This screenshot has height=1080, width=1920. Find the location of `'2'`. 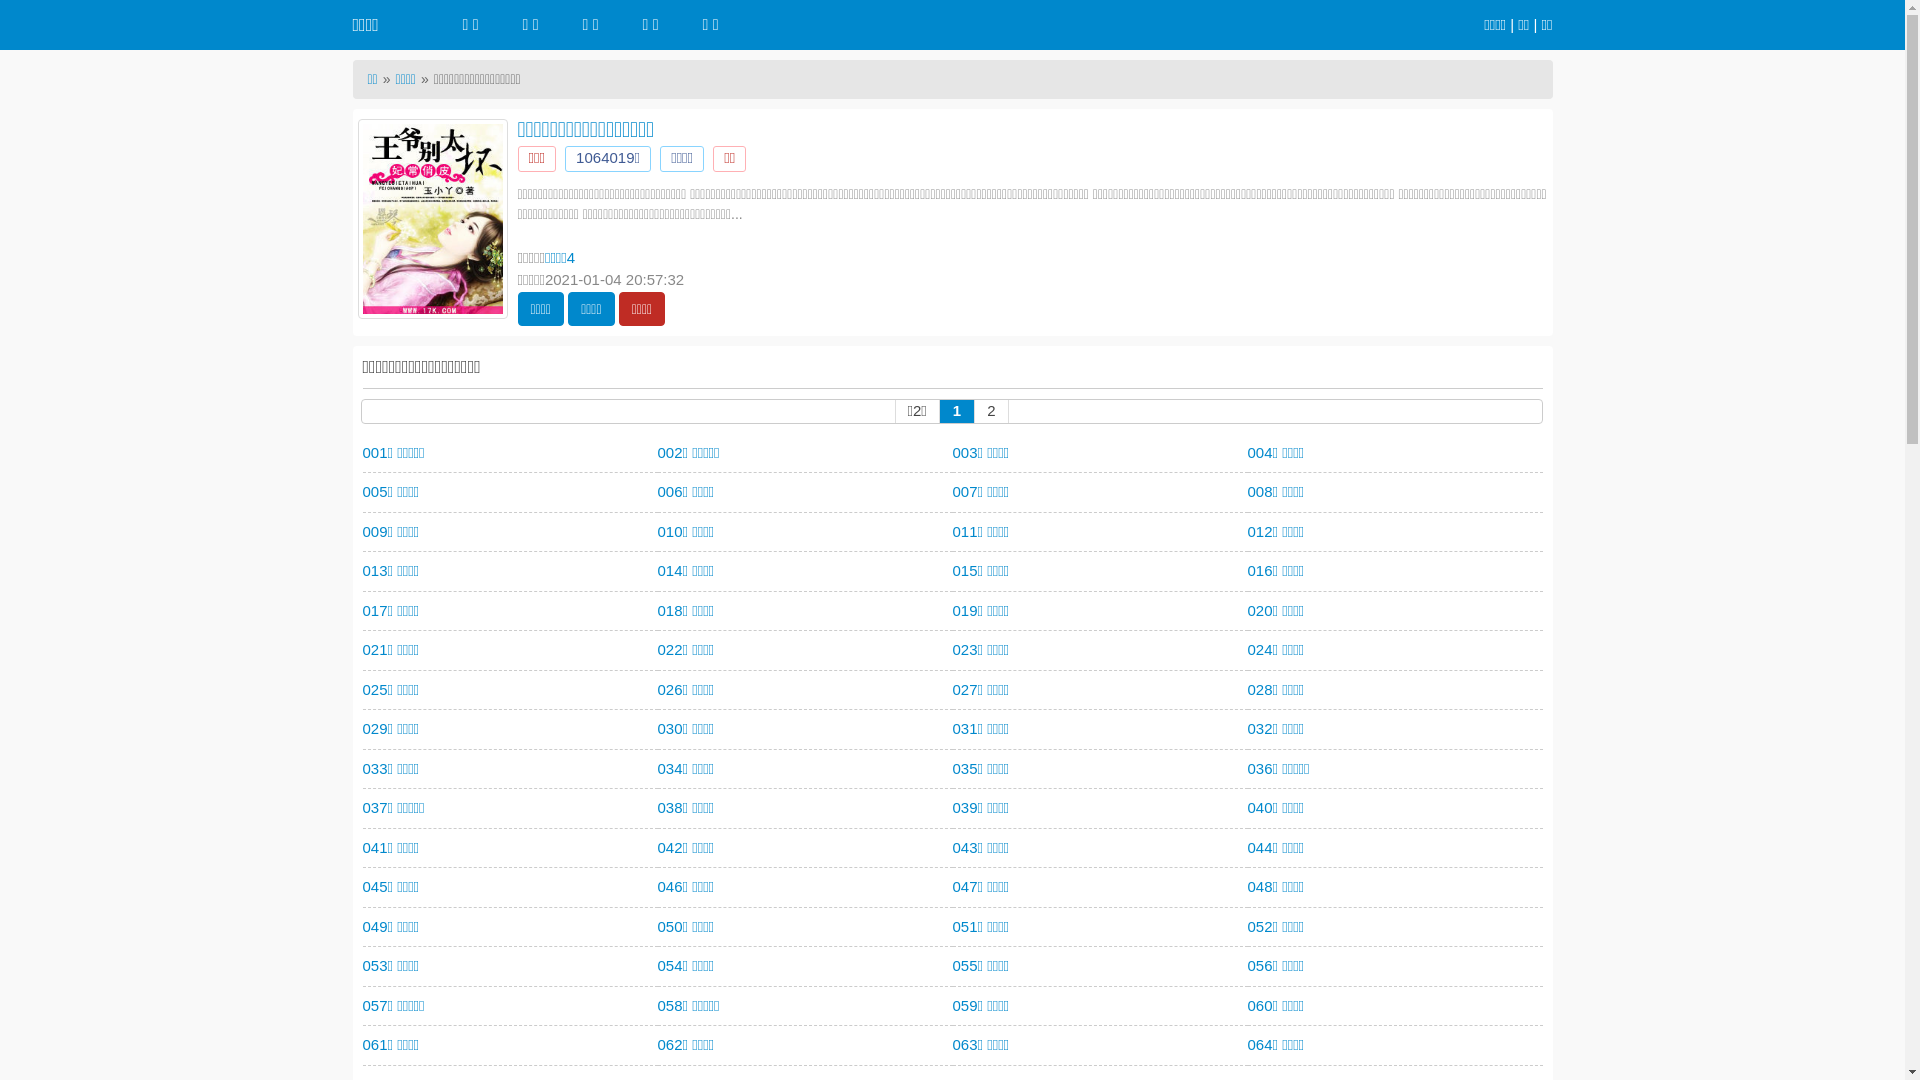

'2' is located at coordinates (990, 409).